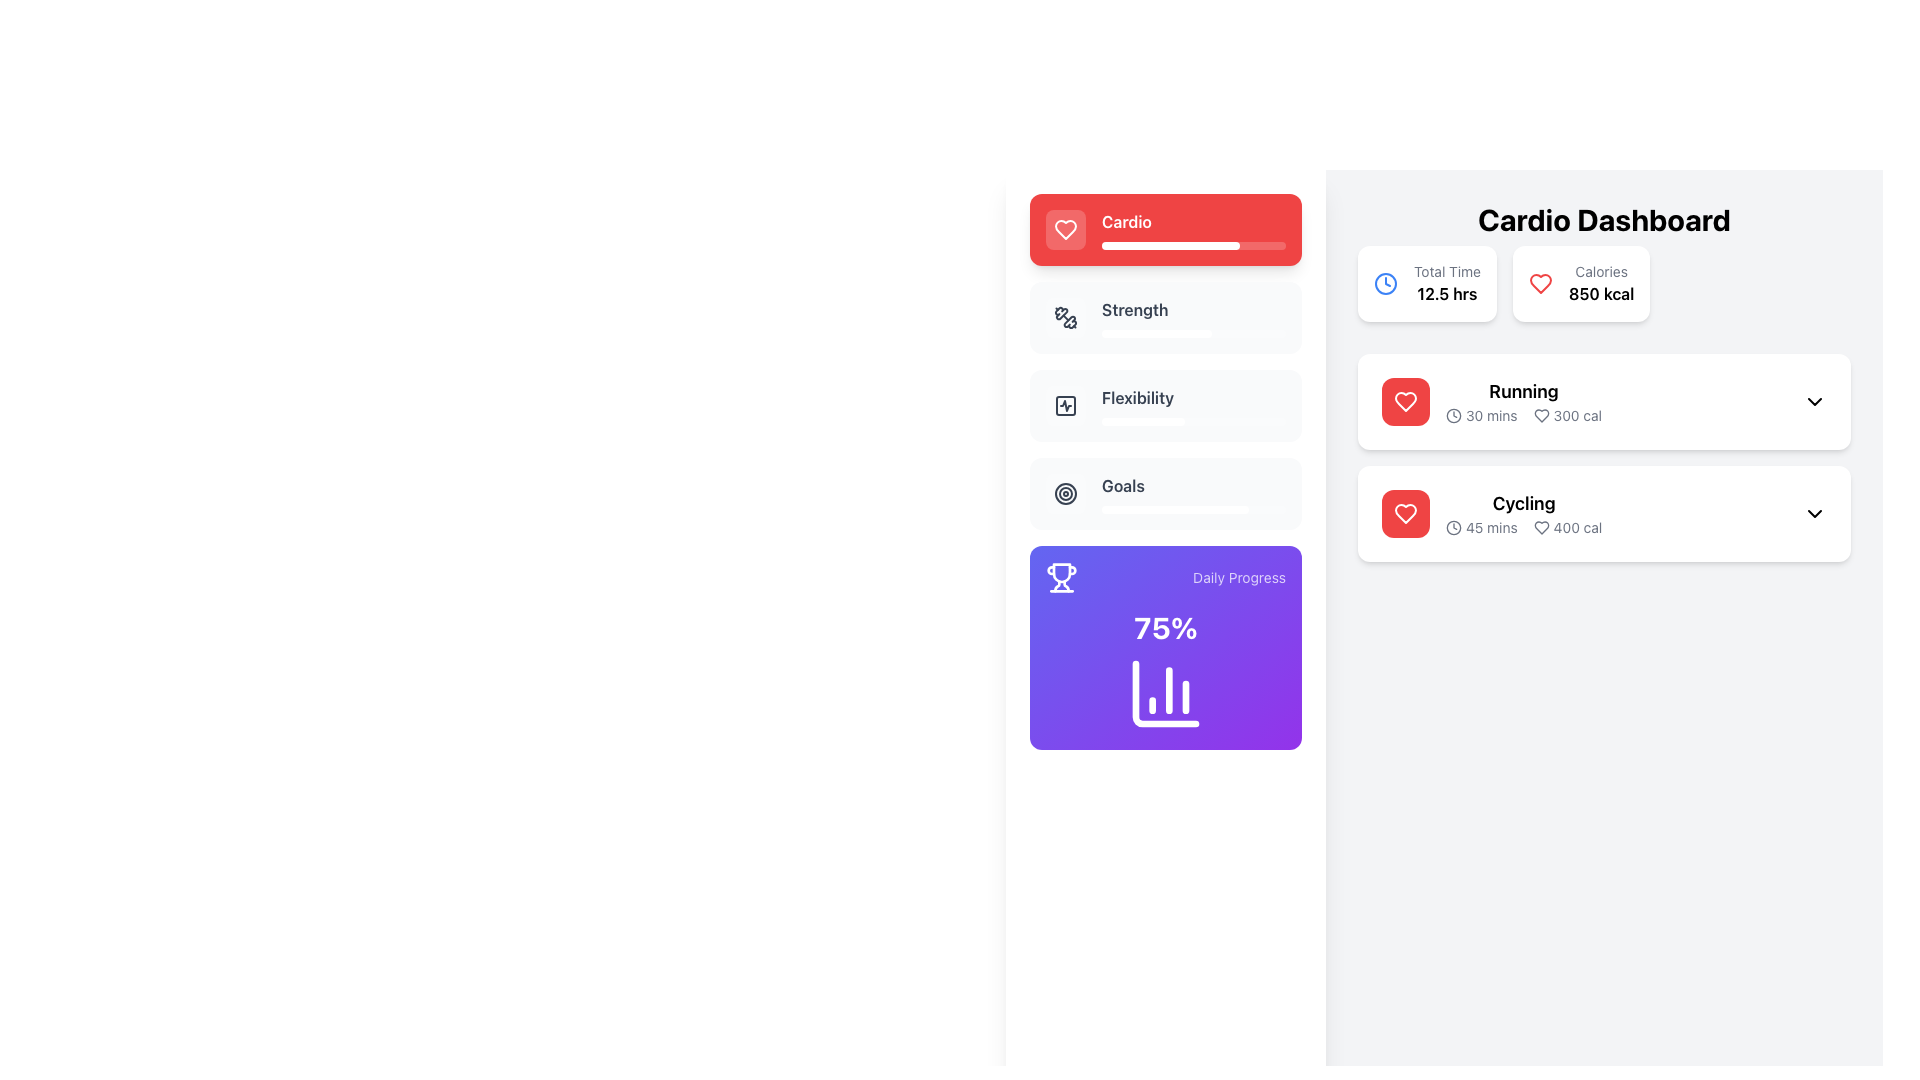 The height and width of the screenshot is (1080, 1920). Describe the element at coordinates (1601, 293) in the screenshot. I see `the text label displaying '850 kcal', which is emphasized in bold font and located under the 'Calories' label in the 'Cardio Dashboard' section` at that location.